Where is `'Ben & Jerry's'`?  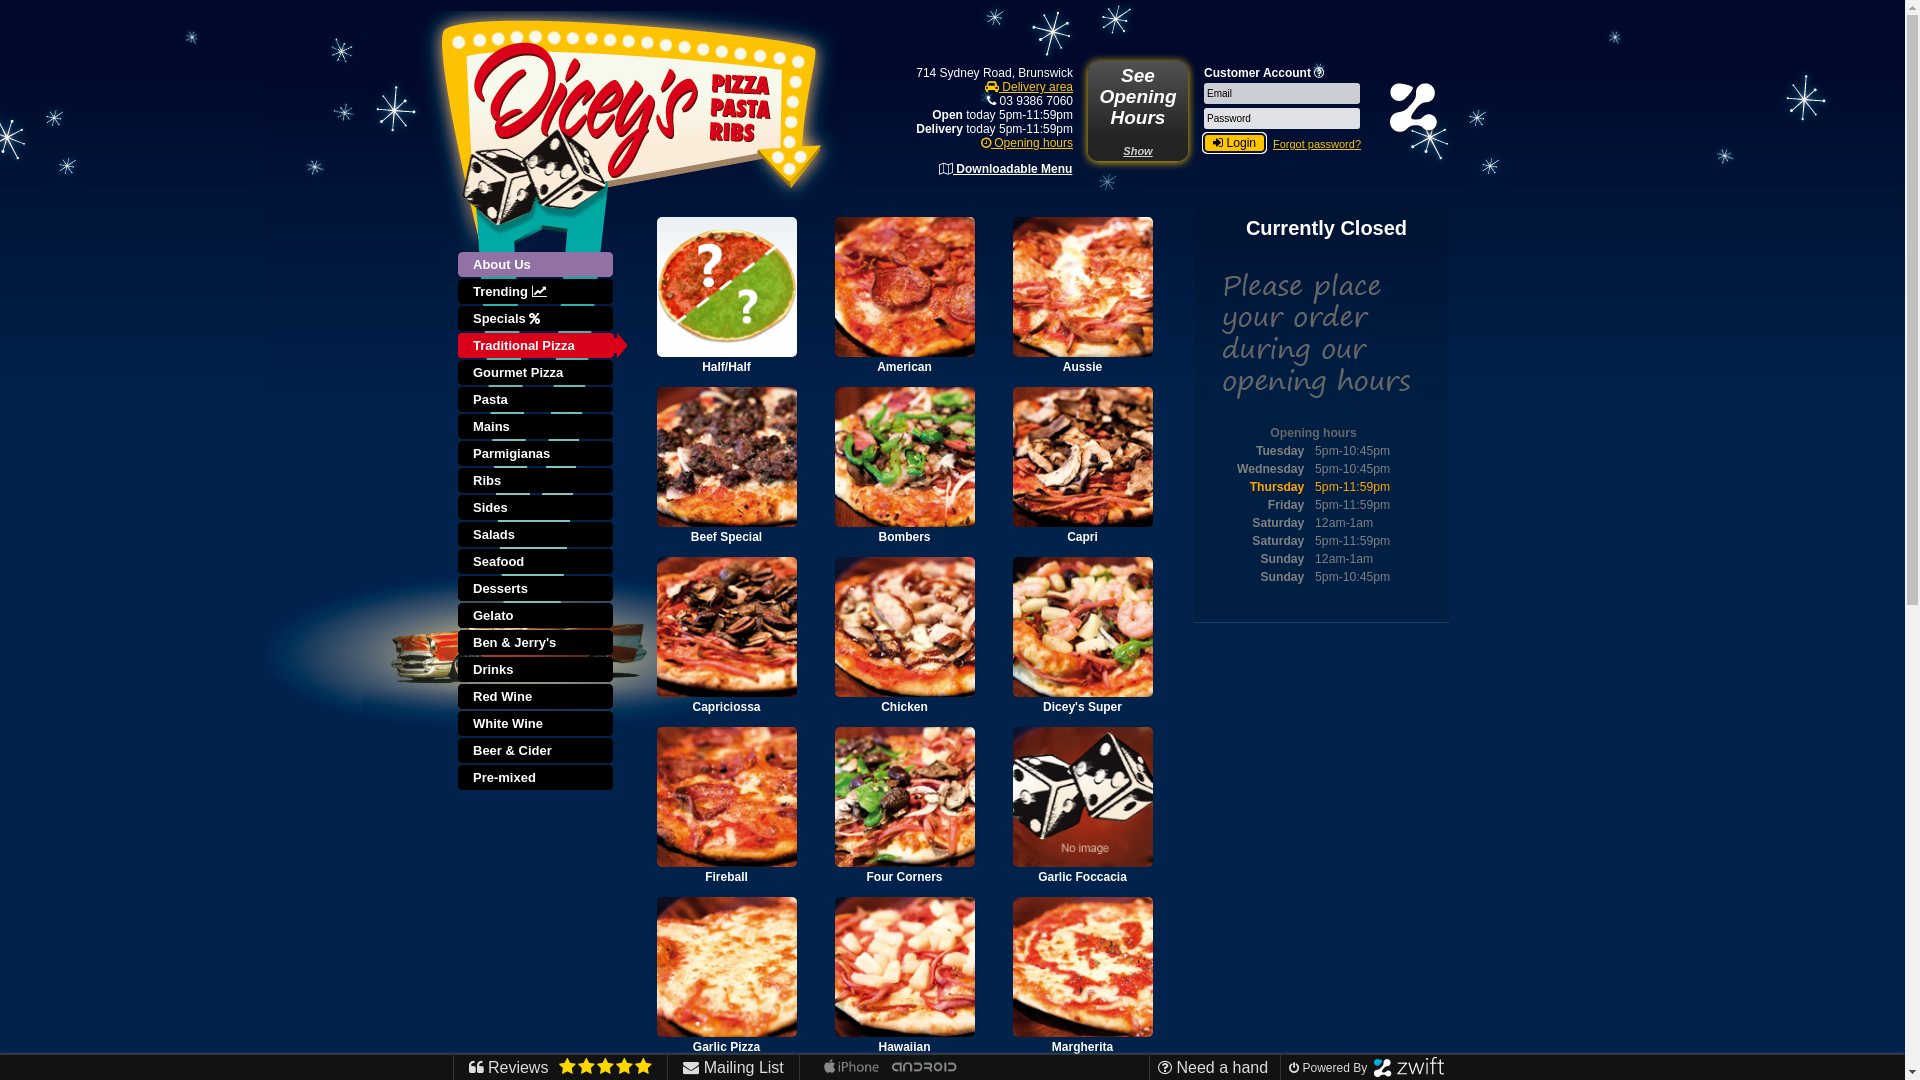 'Ben & Jerry's' is located at coordinates (537, 643).